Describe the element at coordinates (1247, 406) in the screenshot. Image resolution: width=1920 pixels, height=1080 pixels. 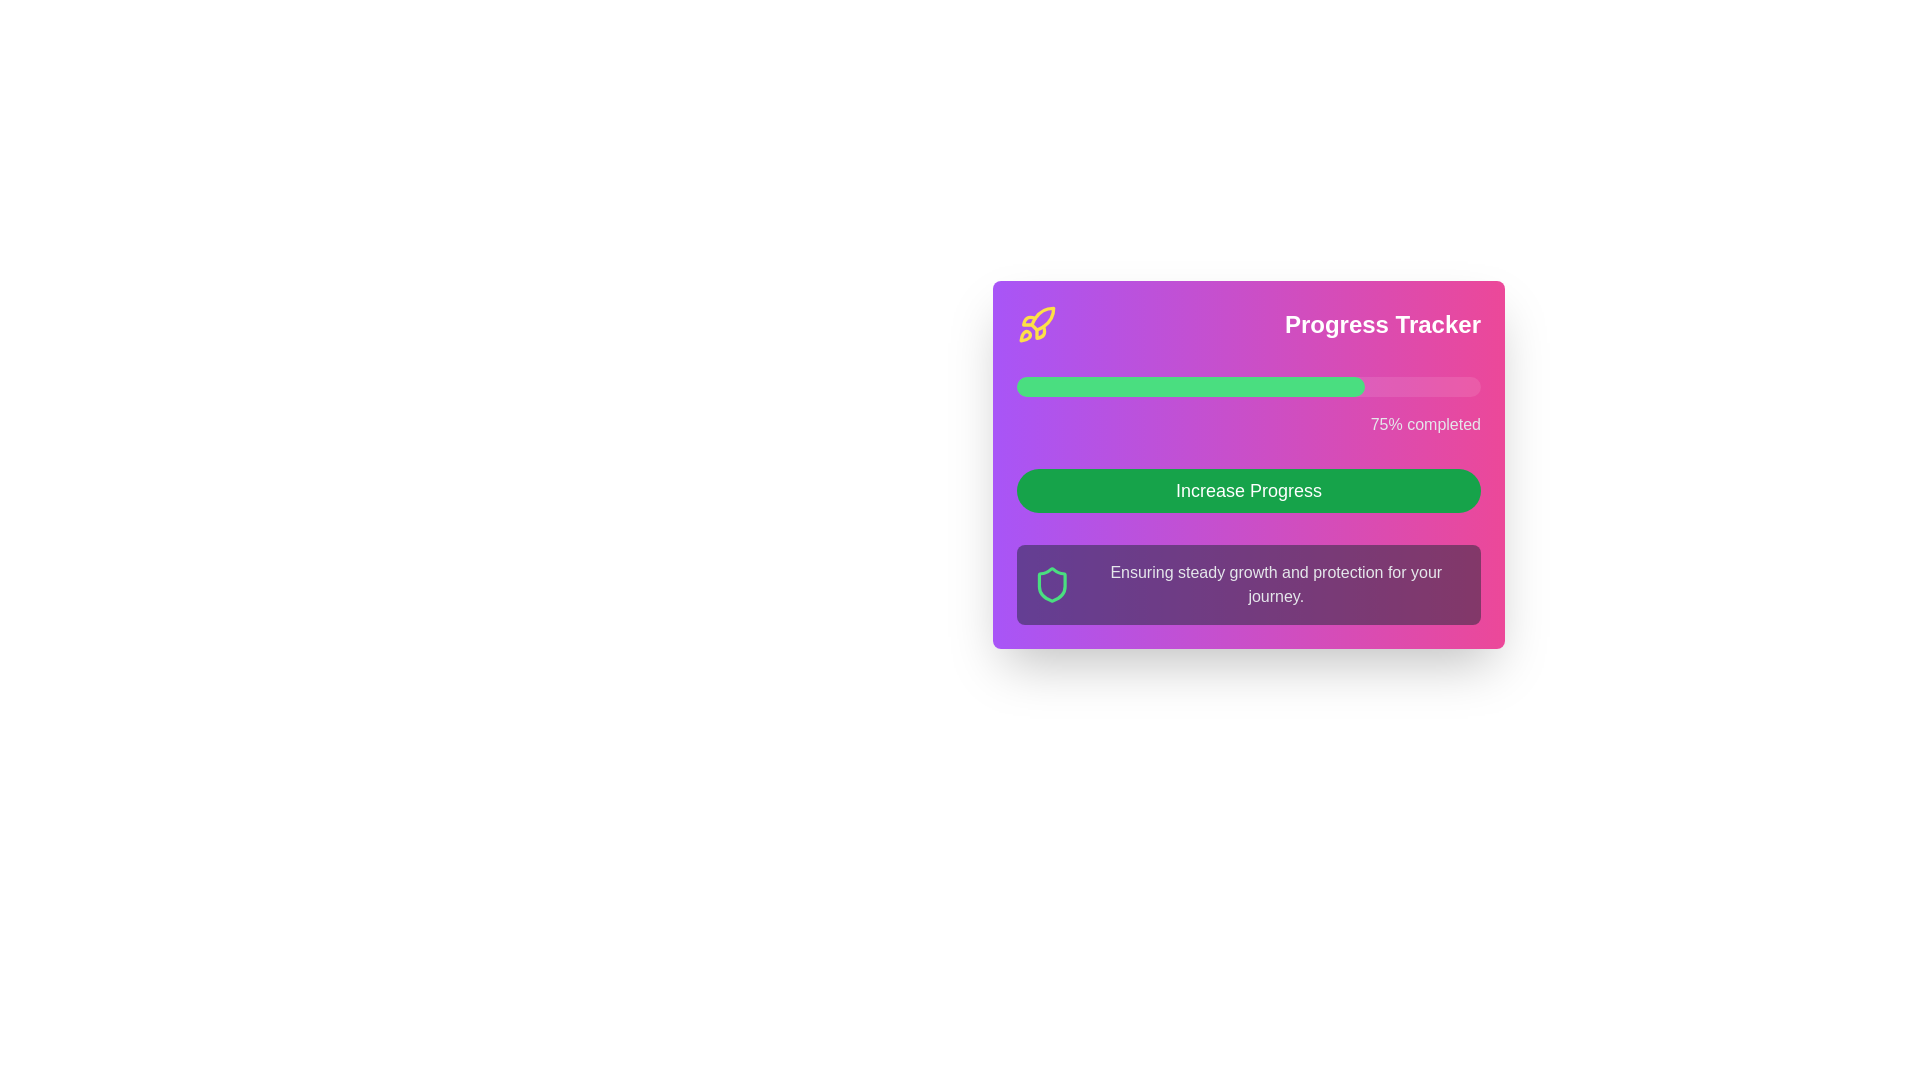
I see `progress percentage from the Progress bar with label located centrally beneath the 'Progress Tracker' title and above the 'Increase Progress' button` at that location.